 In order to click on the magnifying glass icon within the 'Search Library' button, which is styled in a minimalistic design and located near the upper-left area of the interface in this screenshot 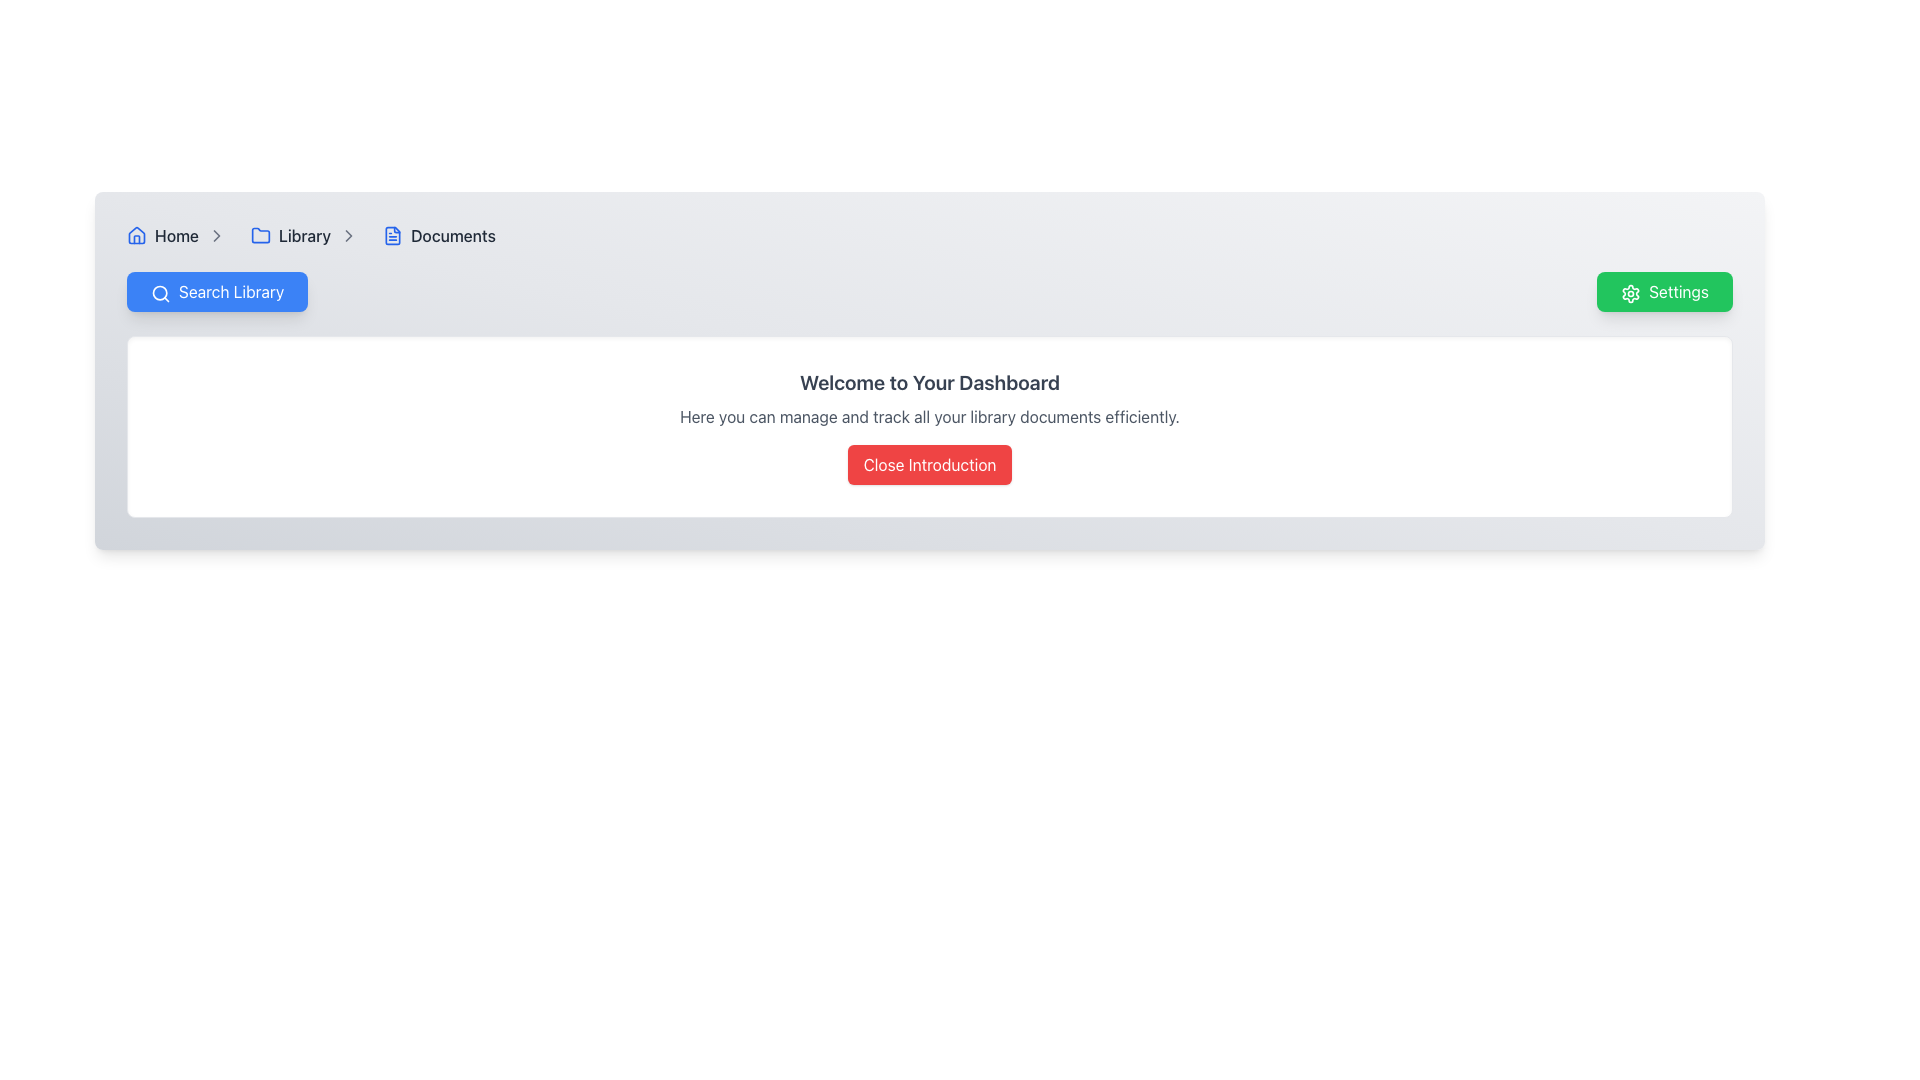, I will do `click(161, 293)`.